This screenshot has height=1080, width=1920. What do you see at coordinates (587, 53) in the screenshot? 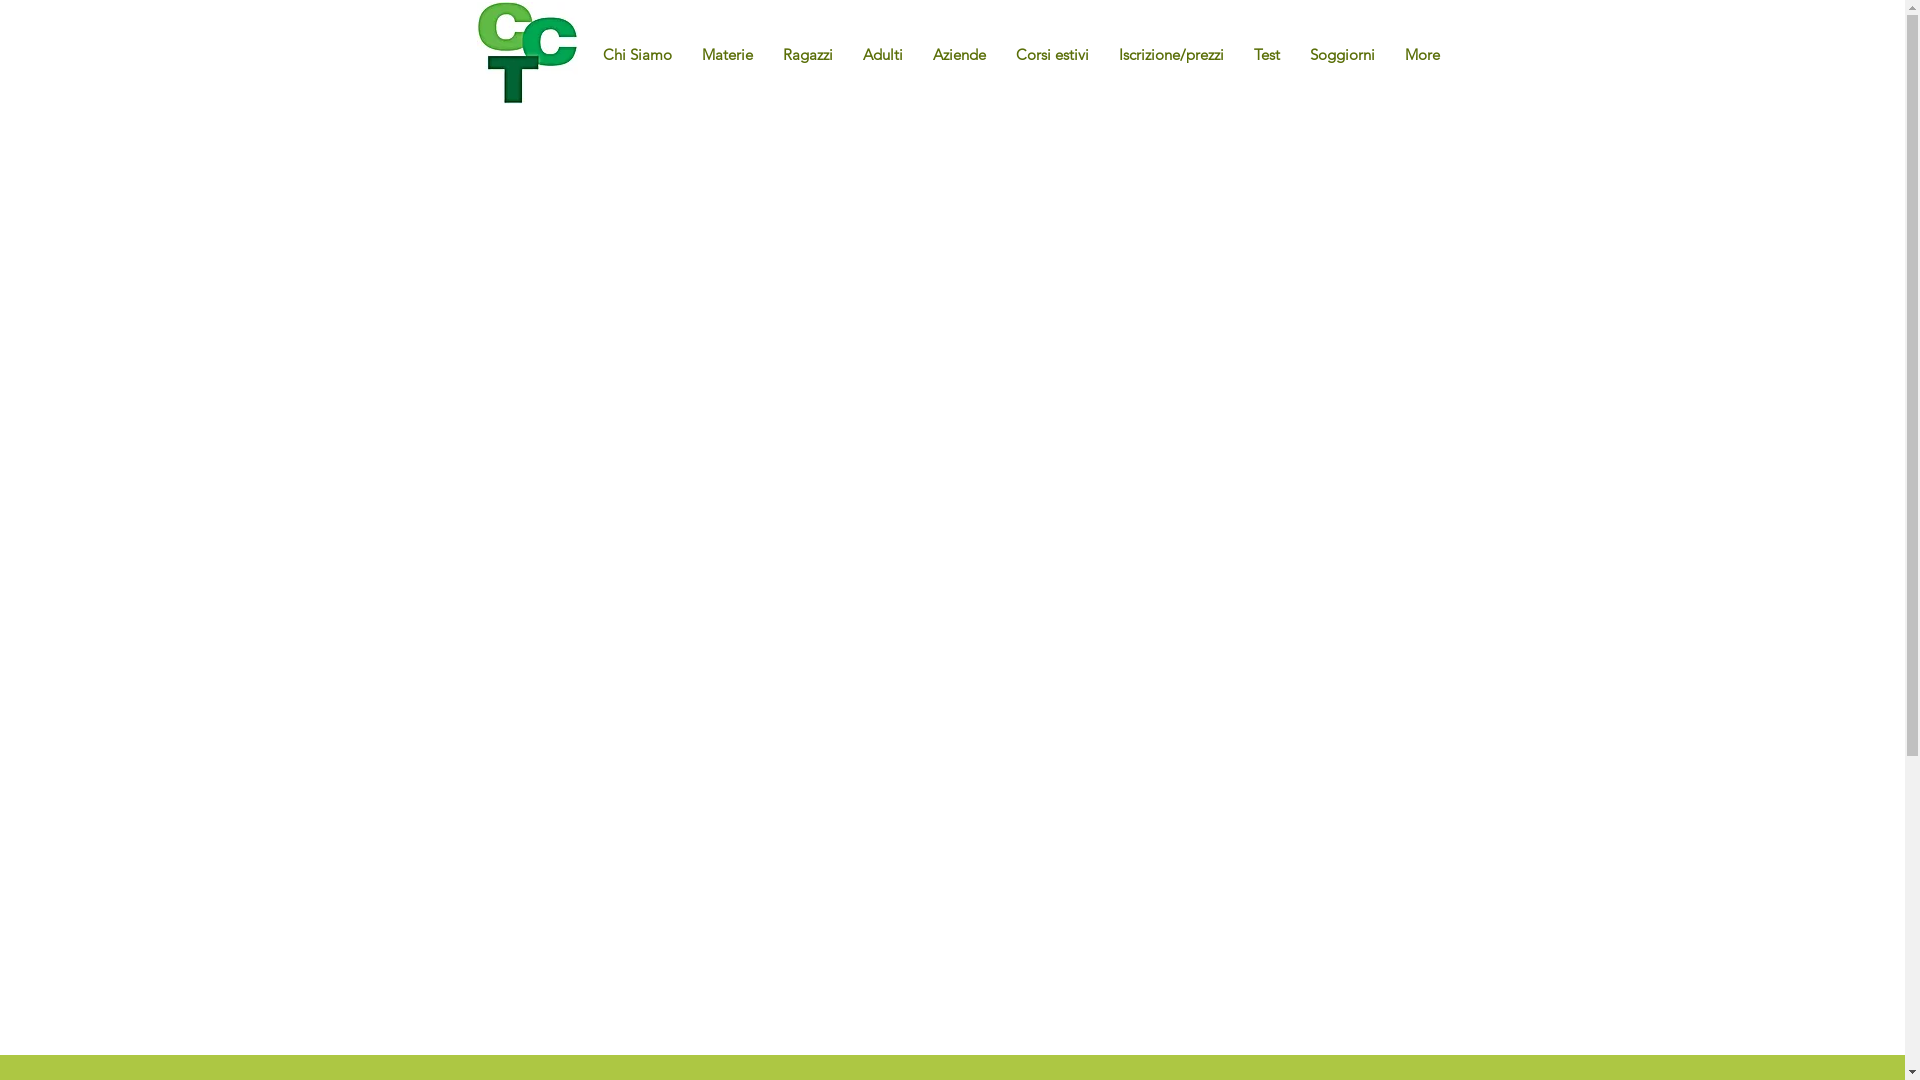
I see `'Chi Siamo'` at bounding box center [587, 53].